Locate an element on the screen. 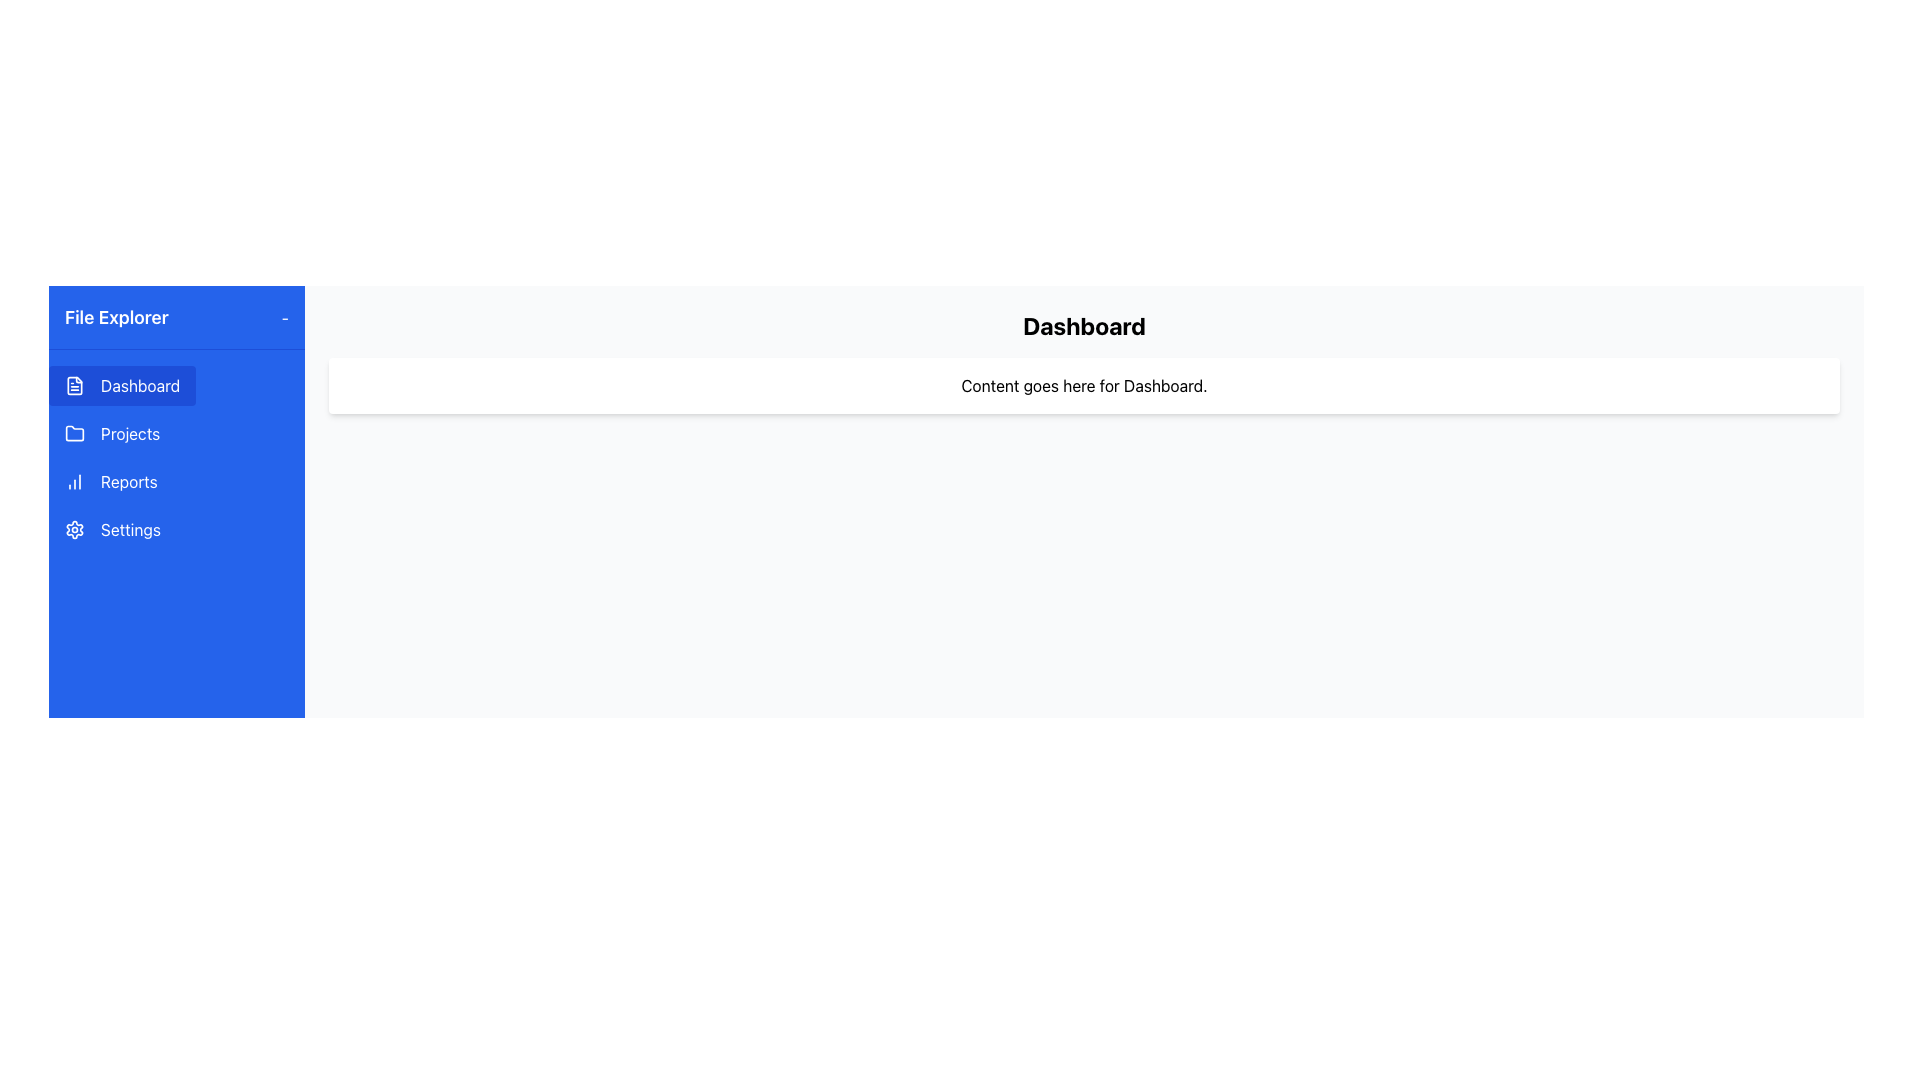 The image size is (1920, 1080). the blue rectangular 'Dashboard' button with rounded corners, which has a document outline icon on the left and the text 'Dashboard' on the right, to trigger a visual effect is located at coordinates (121, 385).